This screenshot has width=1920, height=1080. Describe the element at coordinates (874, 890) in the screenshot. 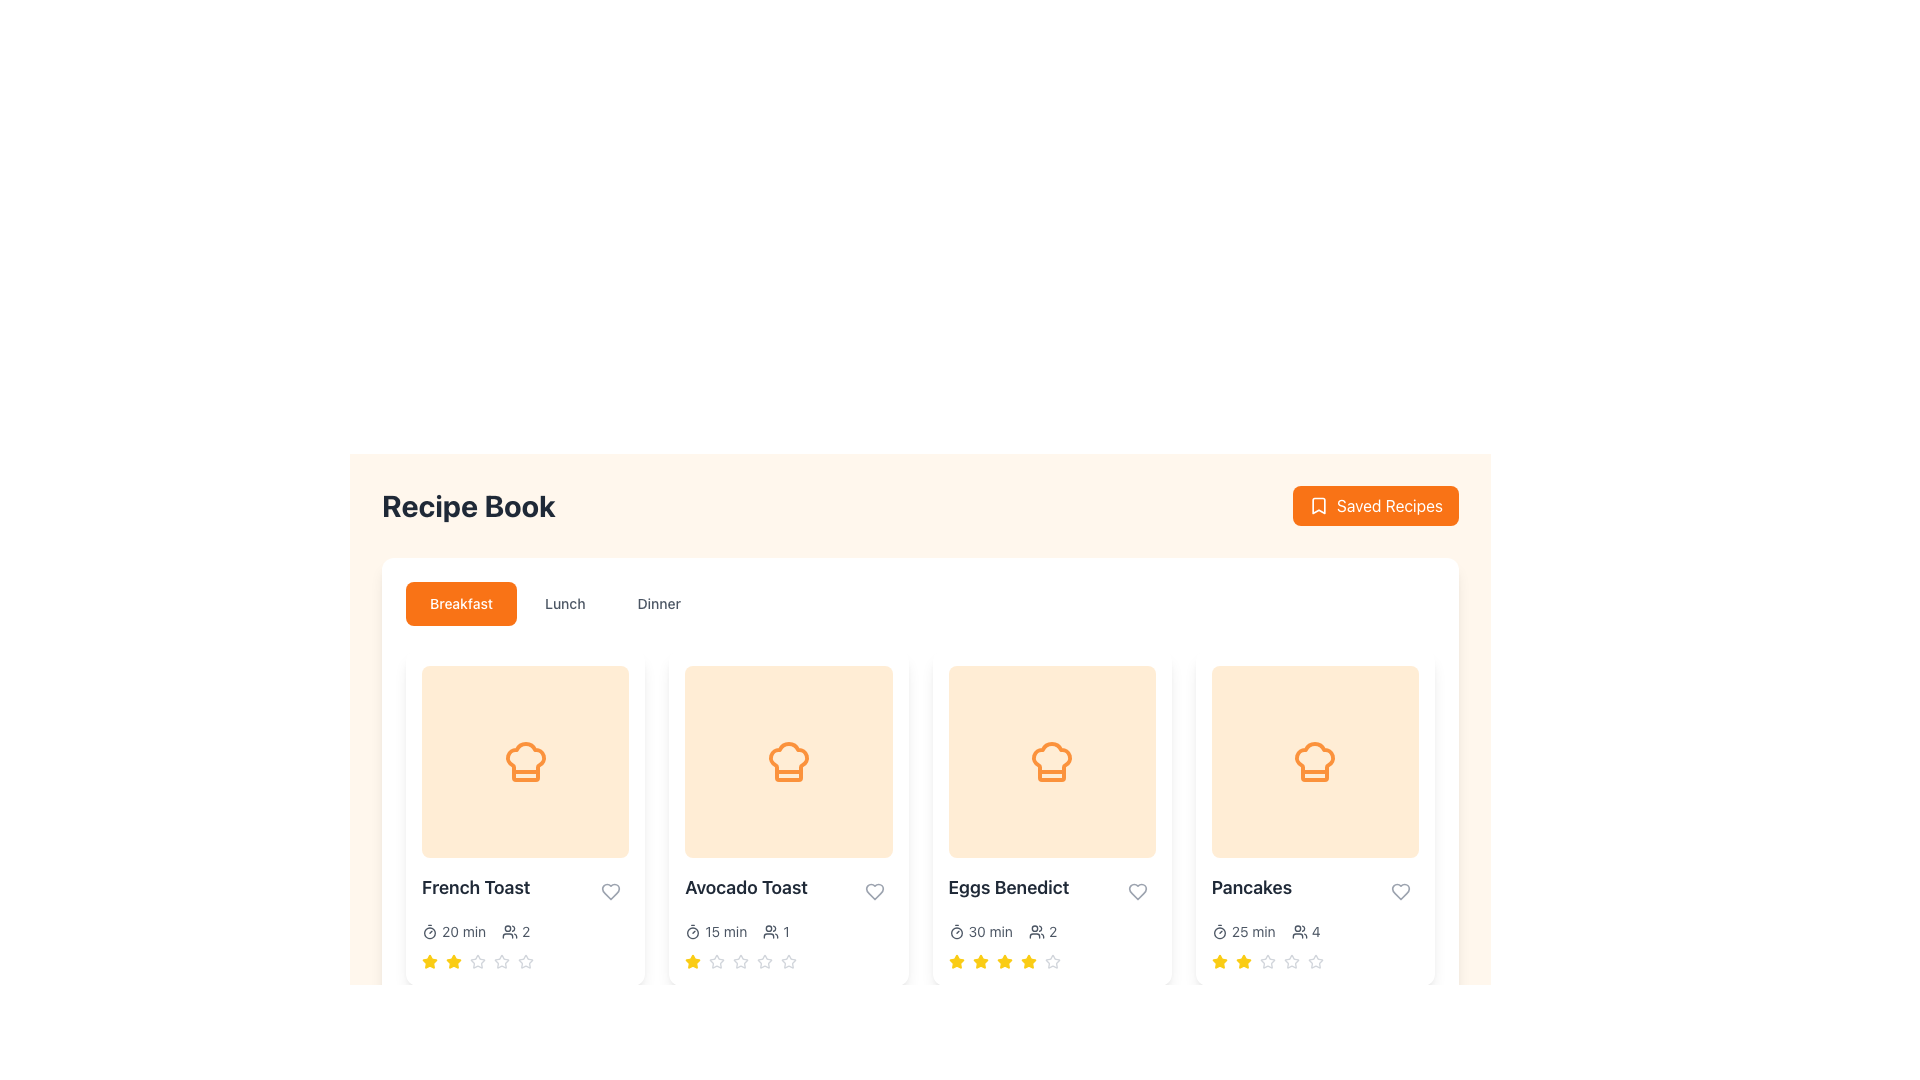

I see `the Heart icon located at the bottom right of the 'Avocado Toast' recipe card` at that location.